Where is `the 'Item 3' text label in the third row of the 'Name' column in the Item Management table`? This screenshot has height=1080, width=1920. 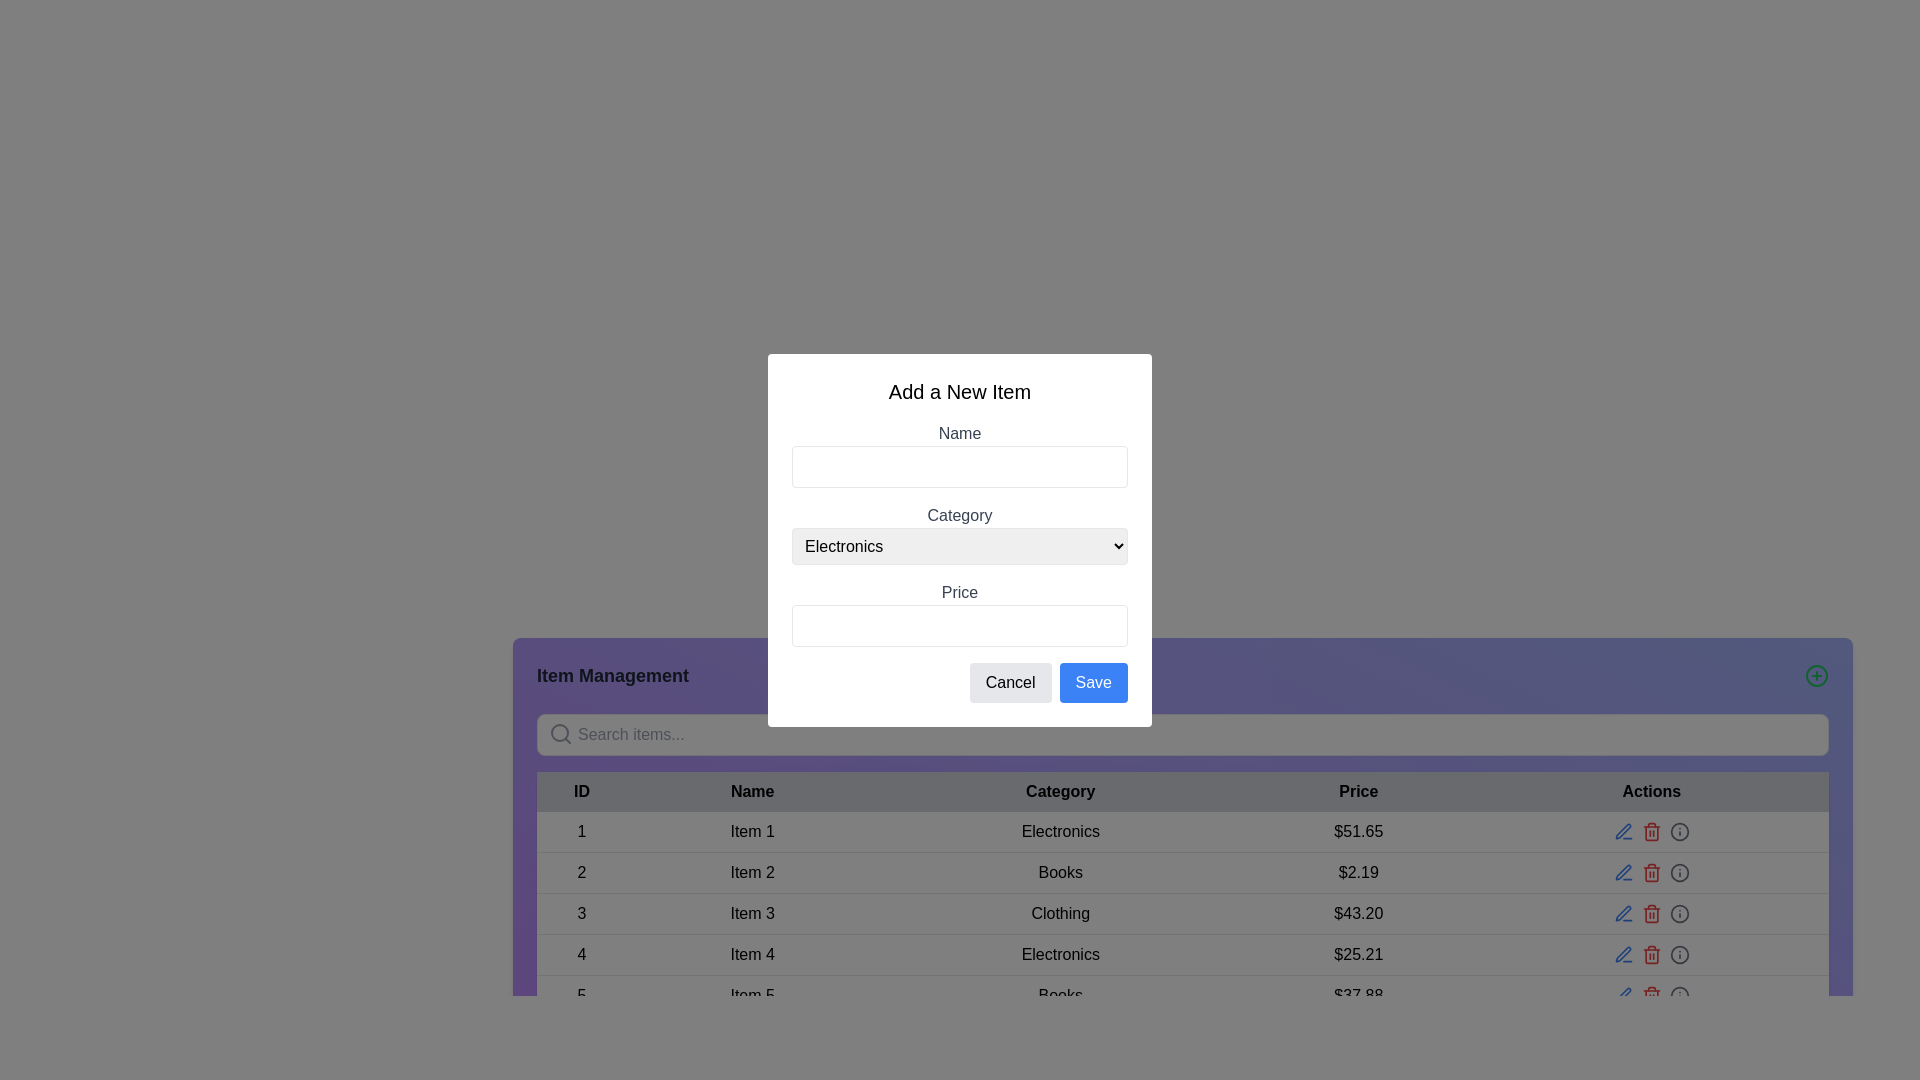
the 'Item 3' text label in the third row of the 'Name' column in the Item Management table is located at coordinates (751, 914).